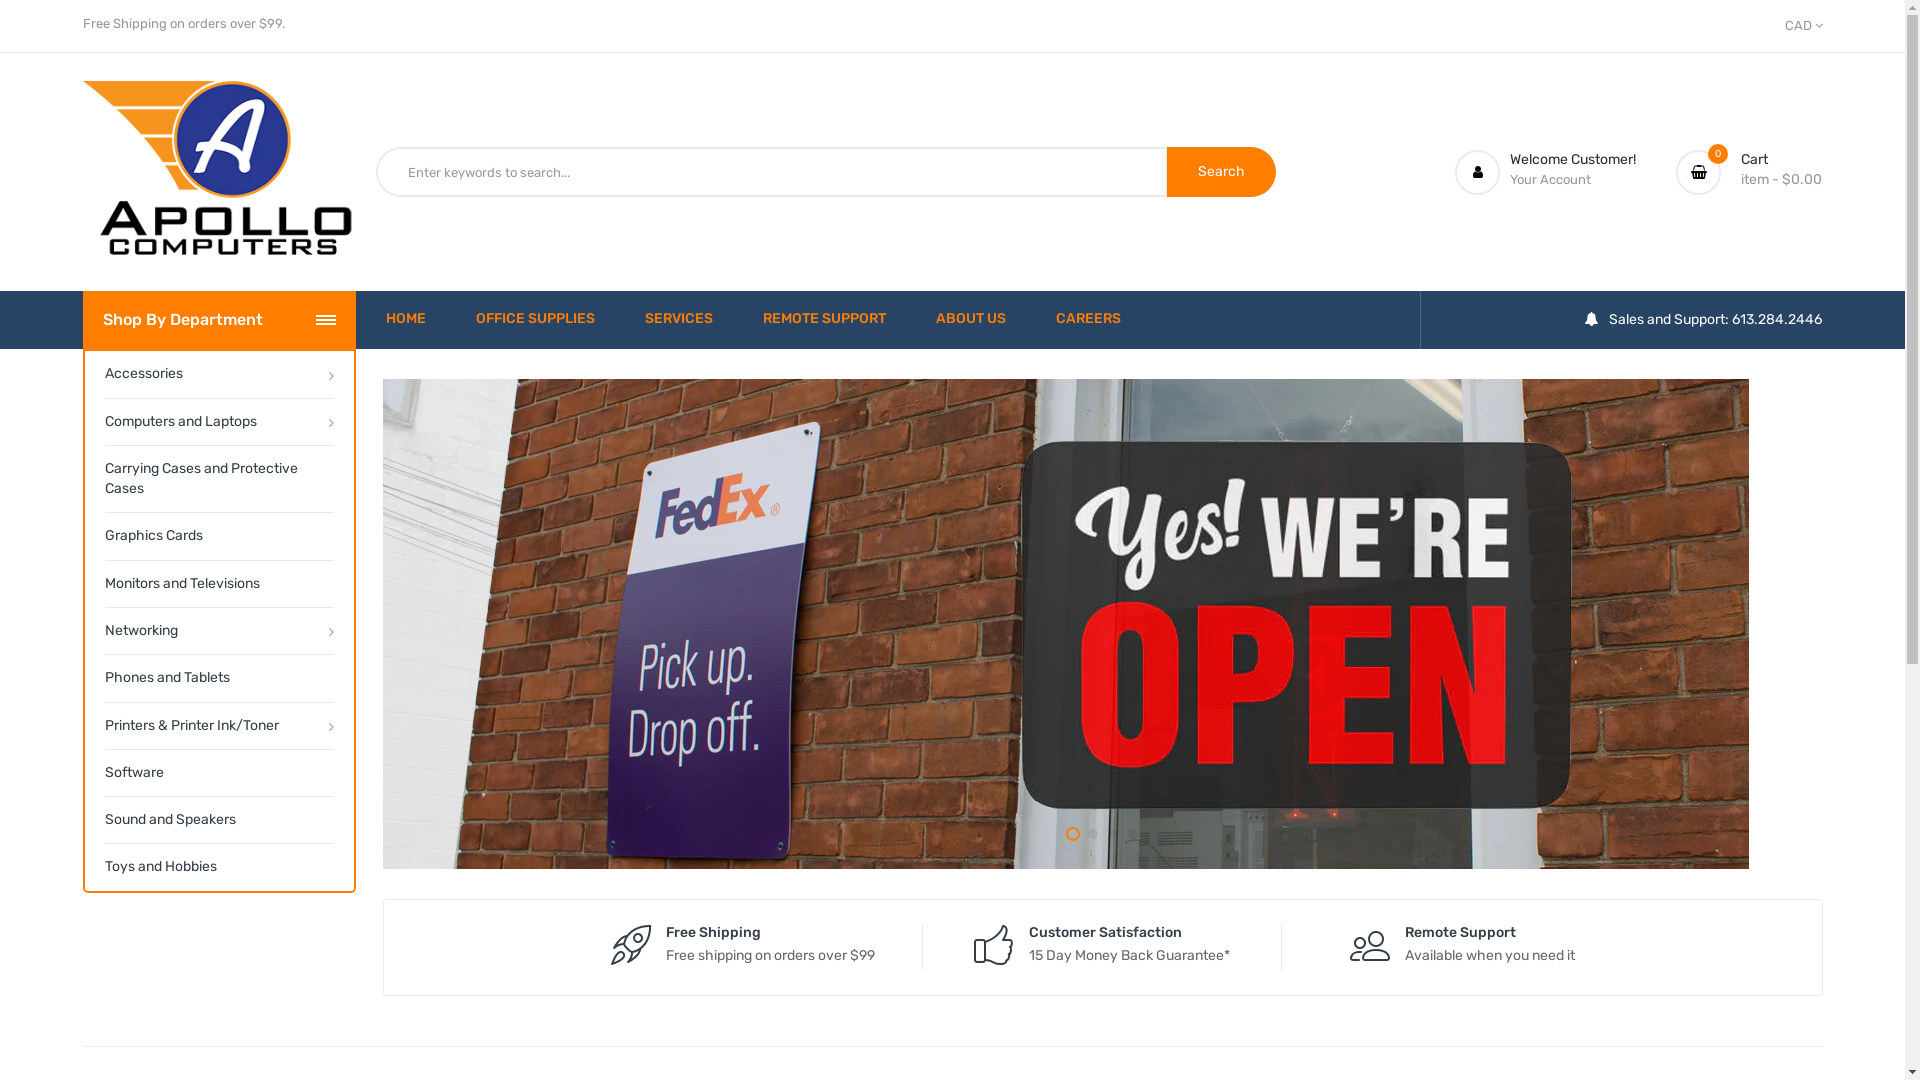  Describe the element at coordinates (218, 478) in the screenshot. I see `'Carrying Cases and Protective Cases'` at that location.